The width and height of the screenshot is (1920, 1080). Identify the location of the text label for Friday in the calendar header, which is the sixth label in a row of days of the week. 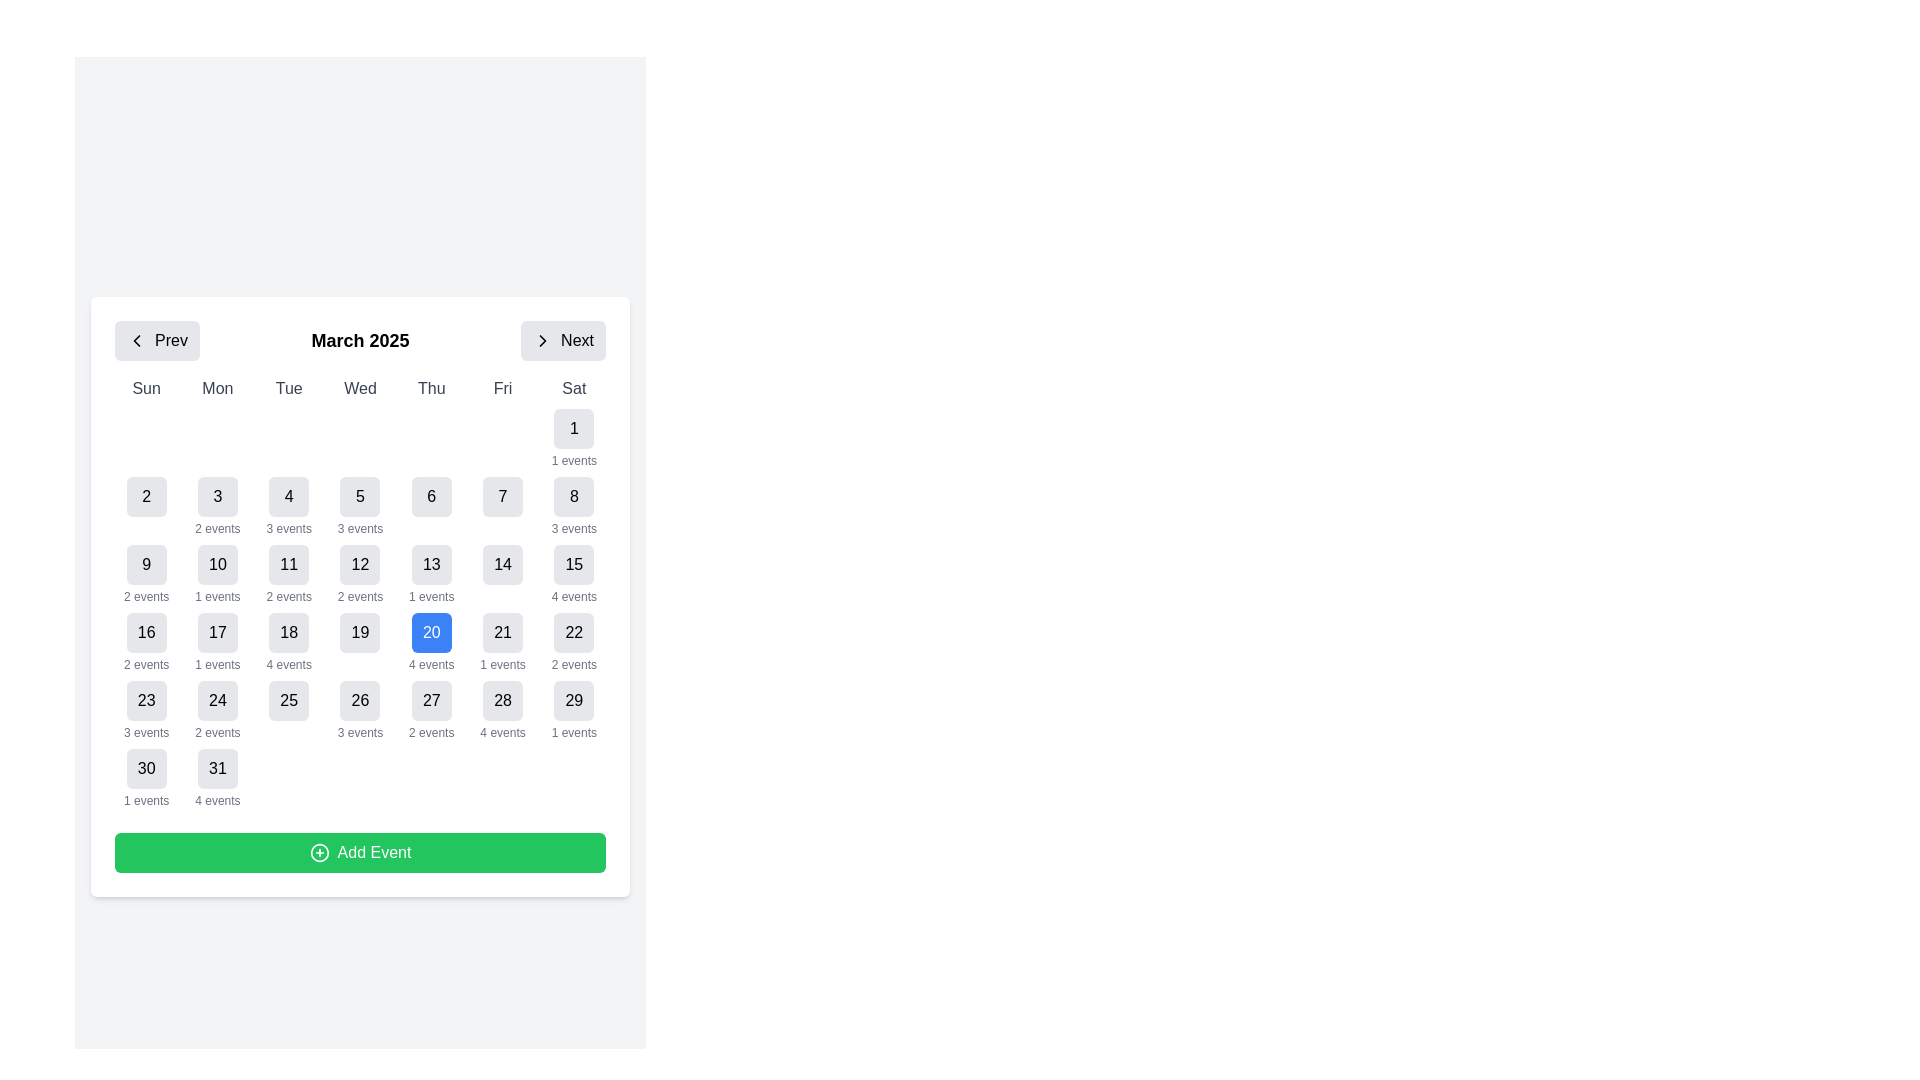
(503, 389).